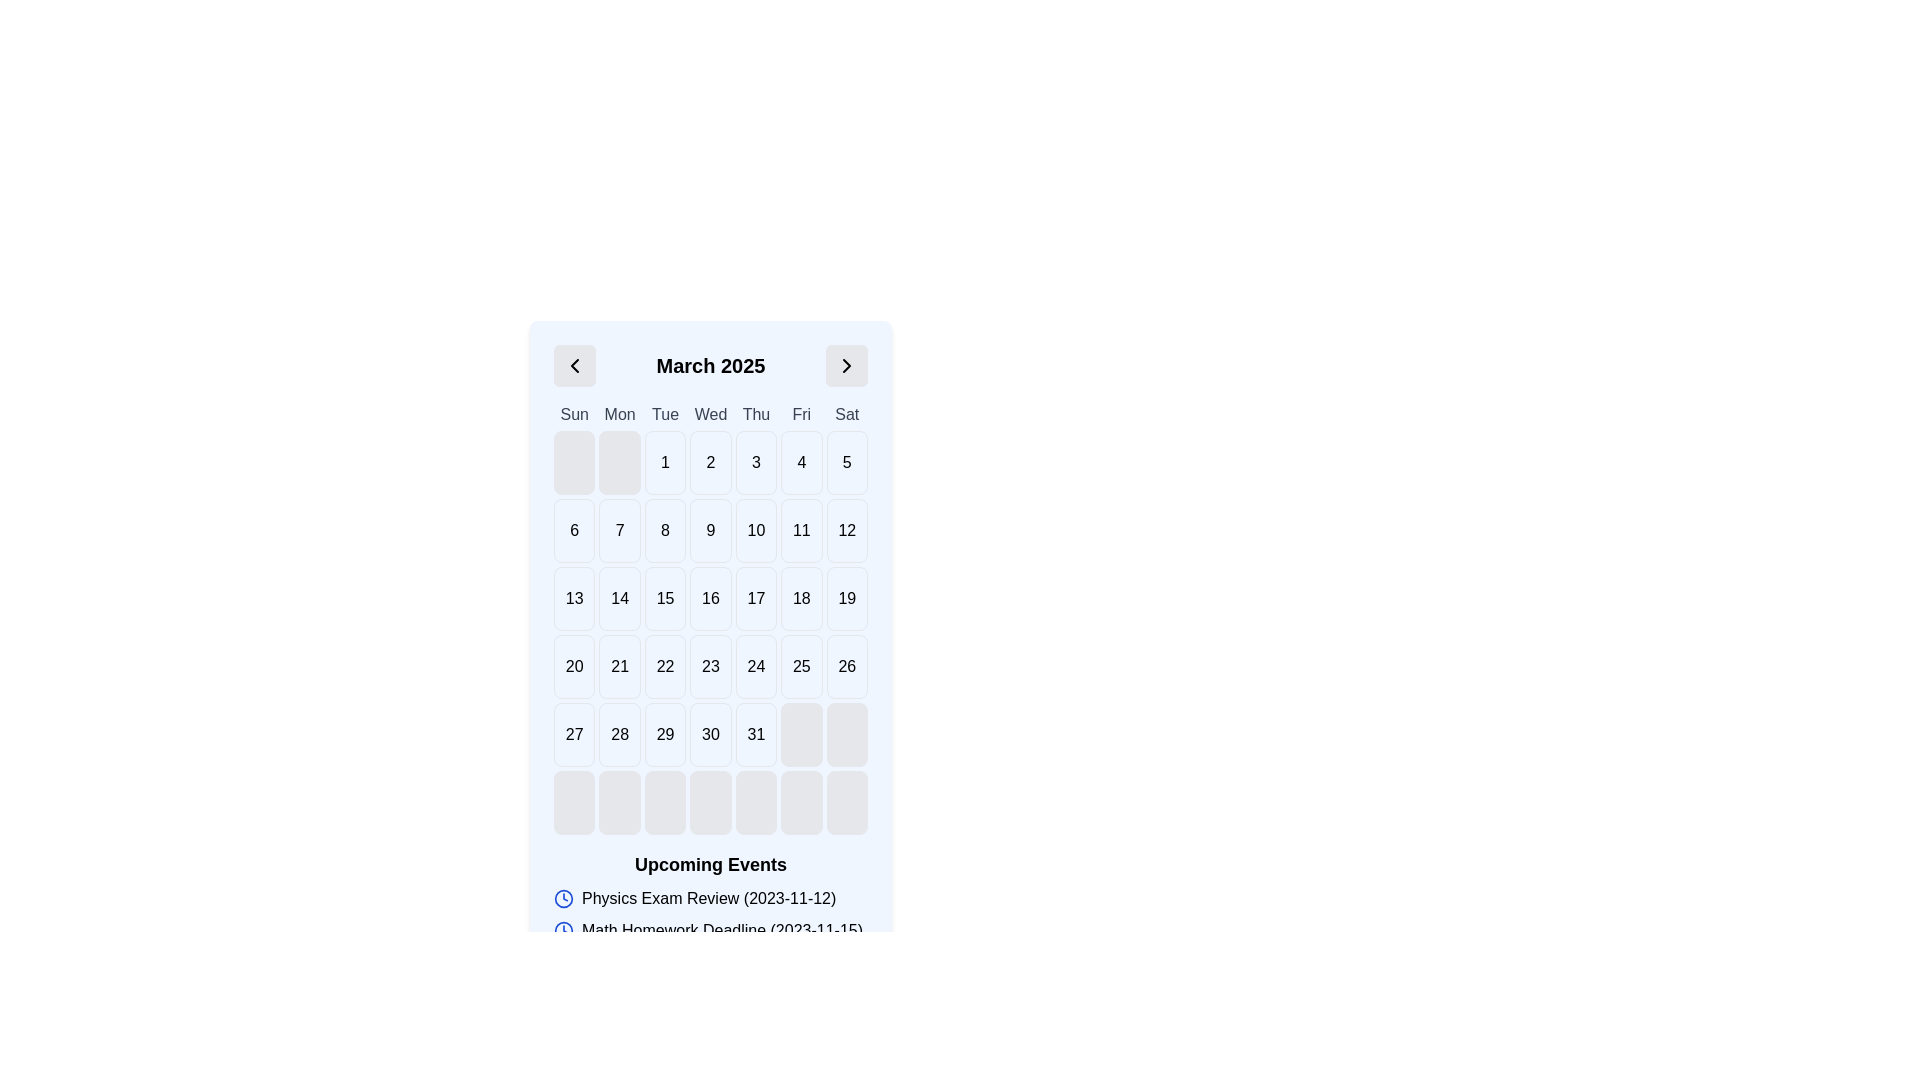 The height and width of the screenshot is (1080, 1920). I want to click on the Calendar Date Cell representing the day 16, located in the third row and fourth column of the calendar, directly below the weekday header 'Thu', so click(710, 597).